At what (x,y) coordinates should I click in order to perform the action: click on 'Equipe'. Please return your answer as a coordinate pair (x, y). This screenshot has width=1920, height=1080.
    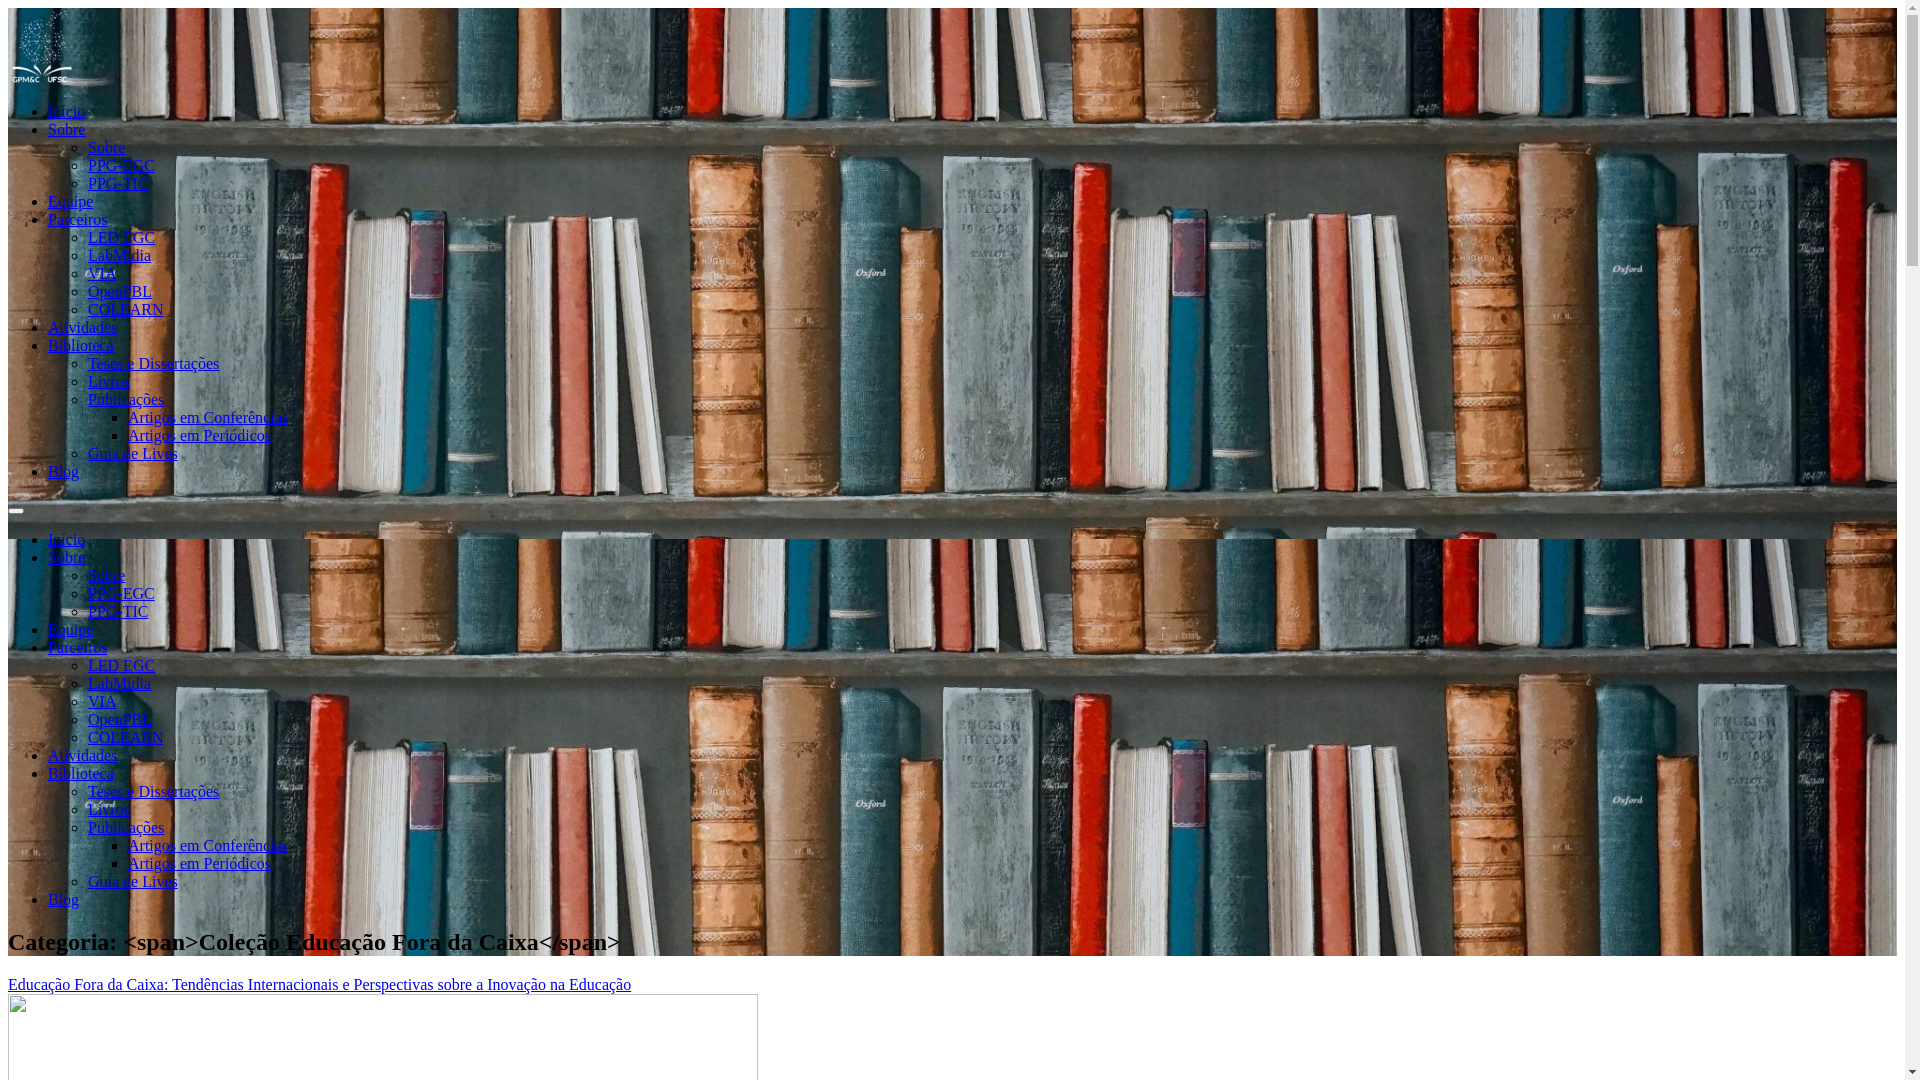
    Looking at the image, I should click on (70, 628).